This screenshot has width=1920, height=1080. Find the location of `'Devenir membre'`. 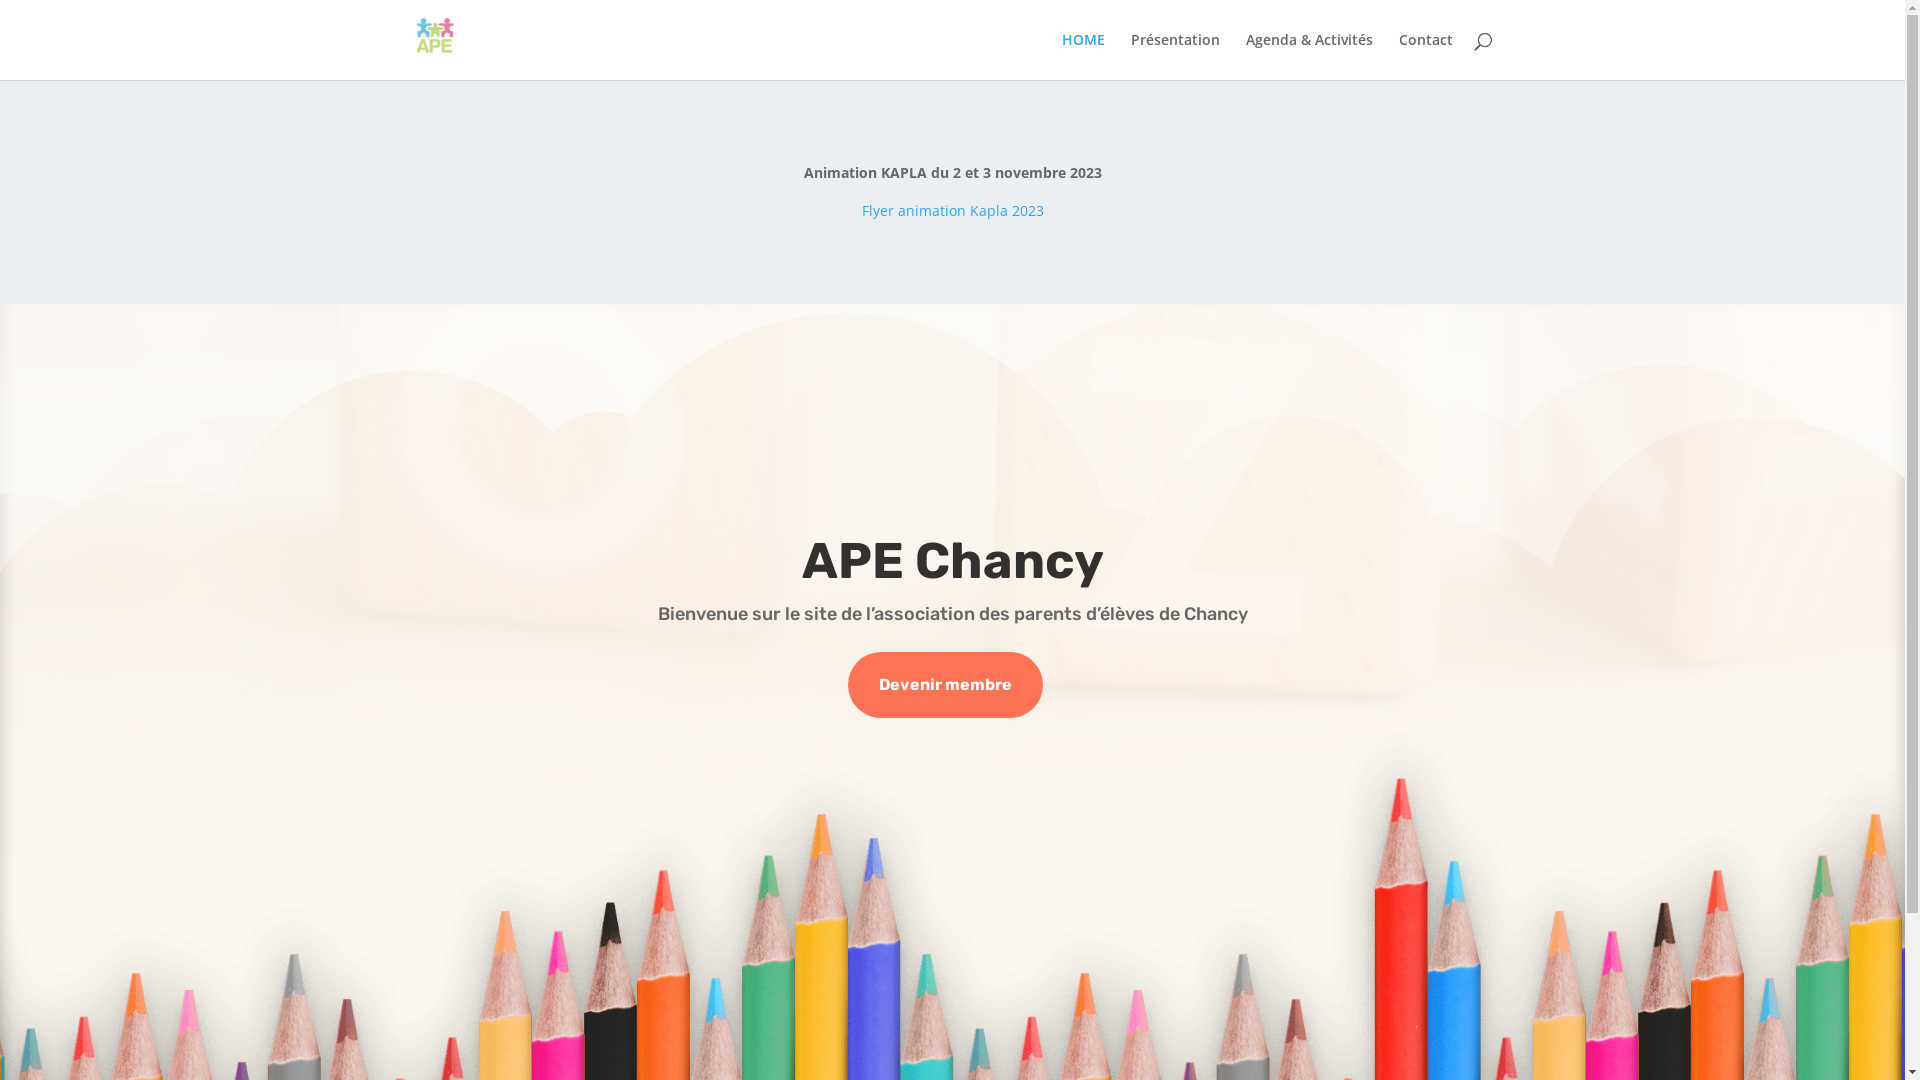

'Devenir membre' is located at coordinates (848, 684).